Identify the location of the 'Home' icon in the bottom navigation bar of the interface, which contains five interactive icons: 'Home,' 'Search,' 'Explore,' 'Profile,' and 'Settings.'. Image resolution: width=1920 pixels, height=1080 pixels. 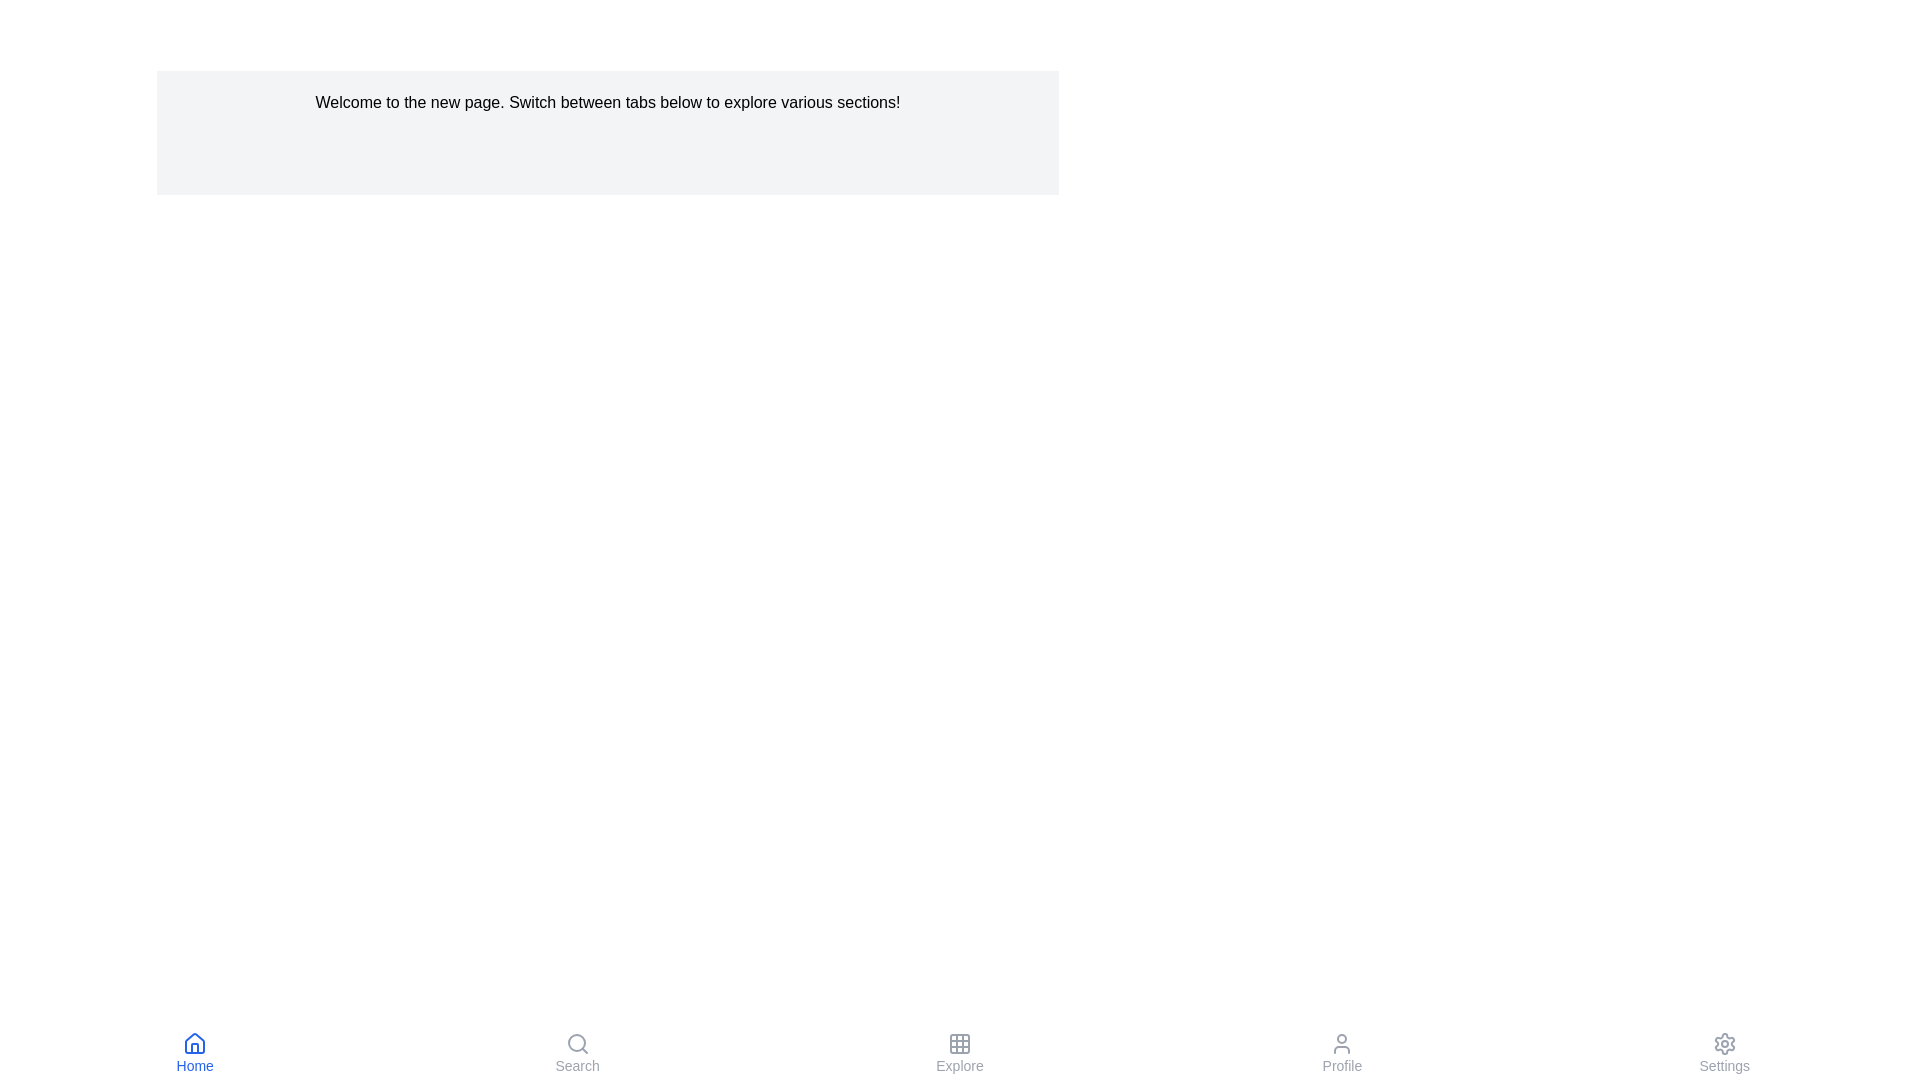
(960, 1052).